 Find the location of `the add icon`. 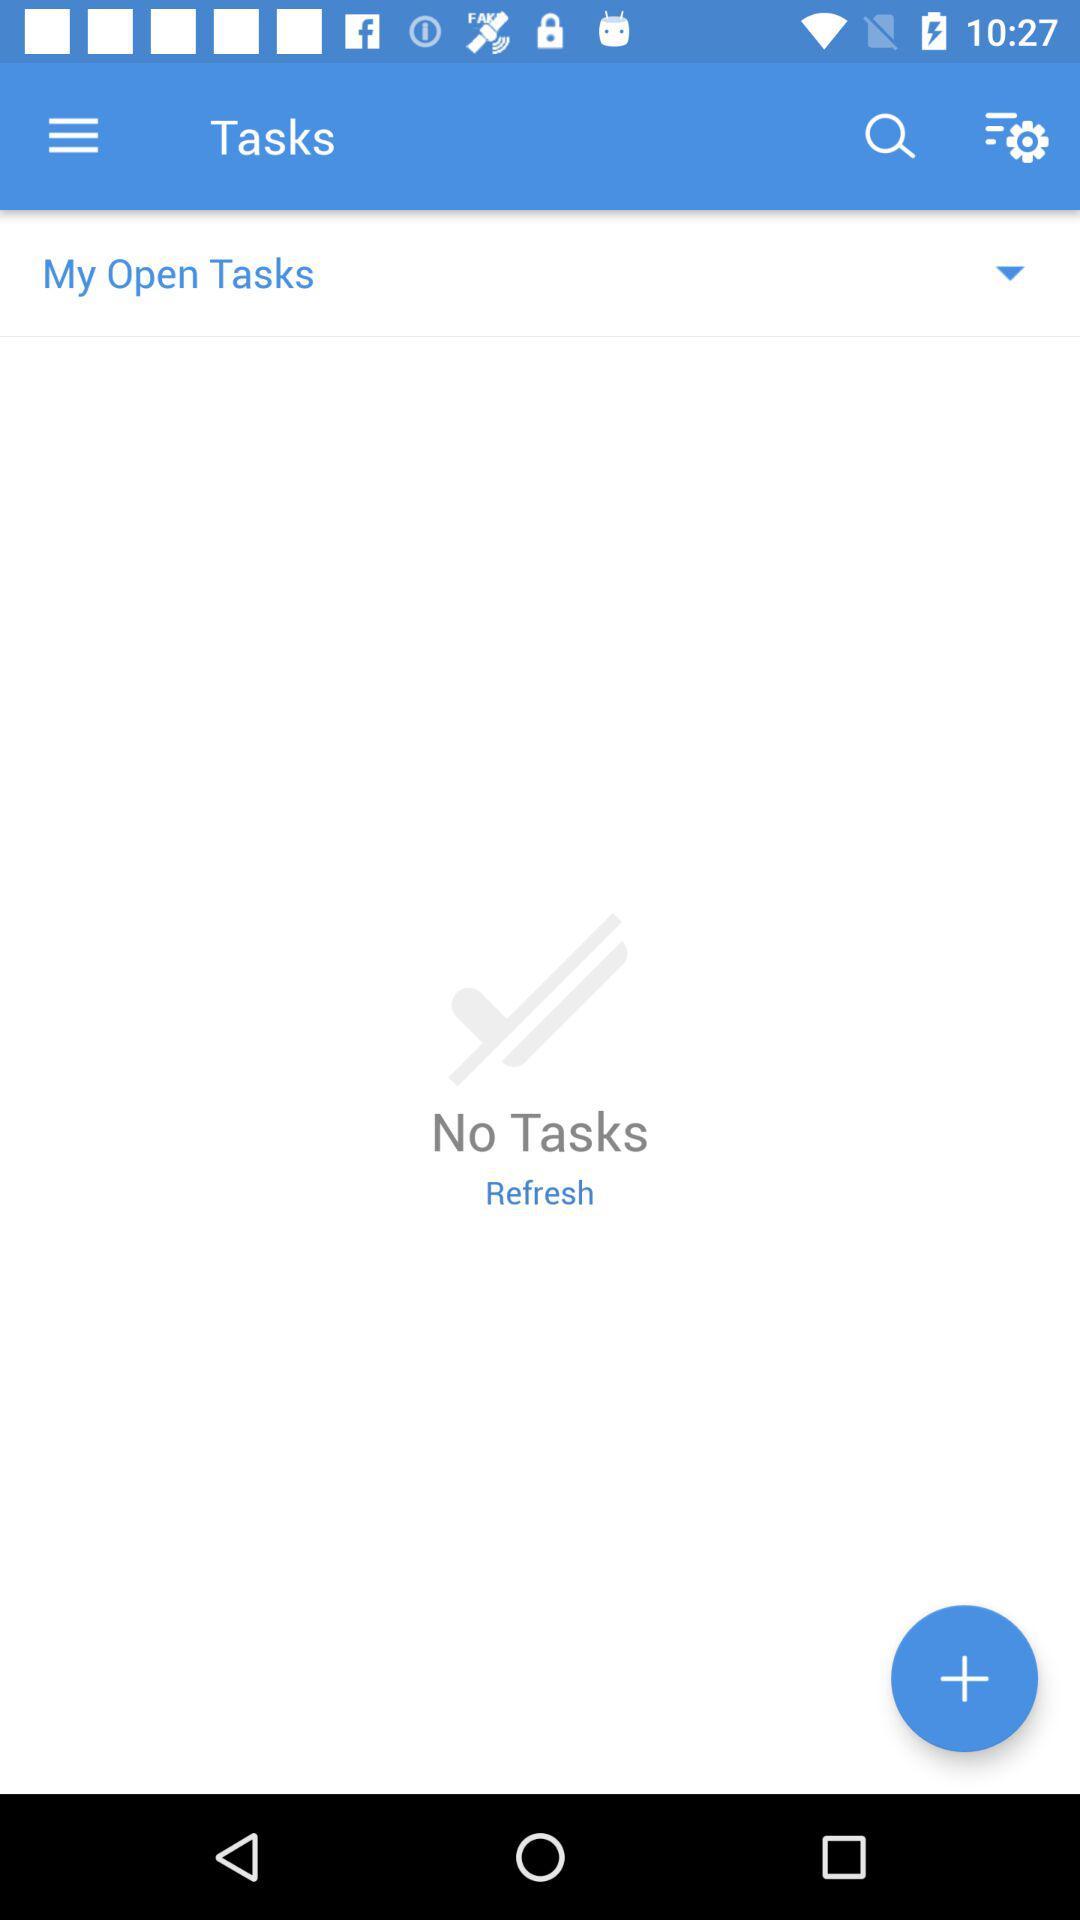

the add icon is located at coordinates (963, 1678).